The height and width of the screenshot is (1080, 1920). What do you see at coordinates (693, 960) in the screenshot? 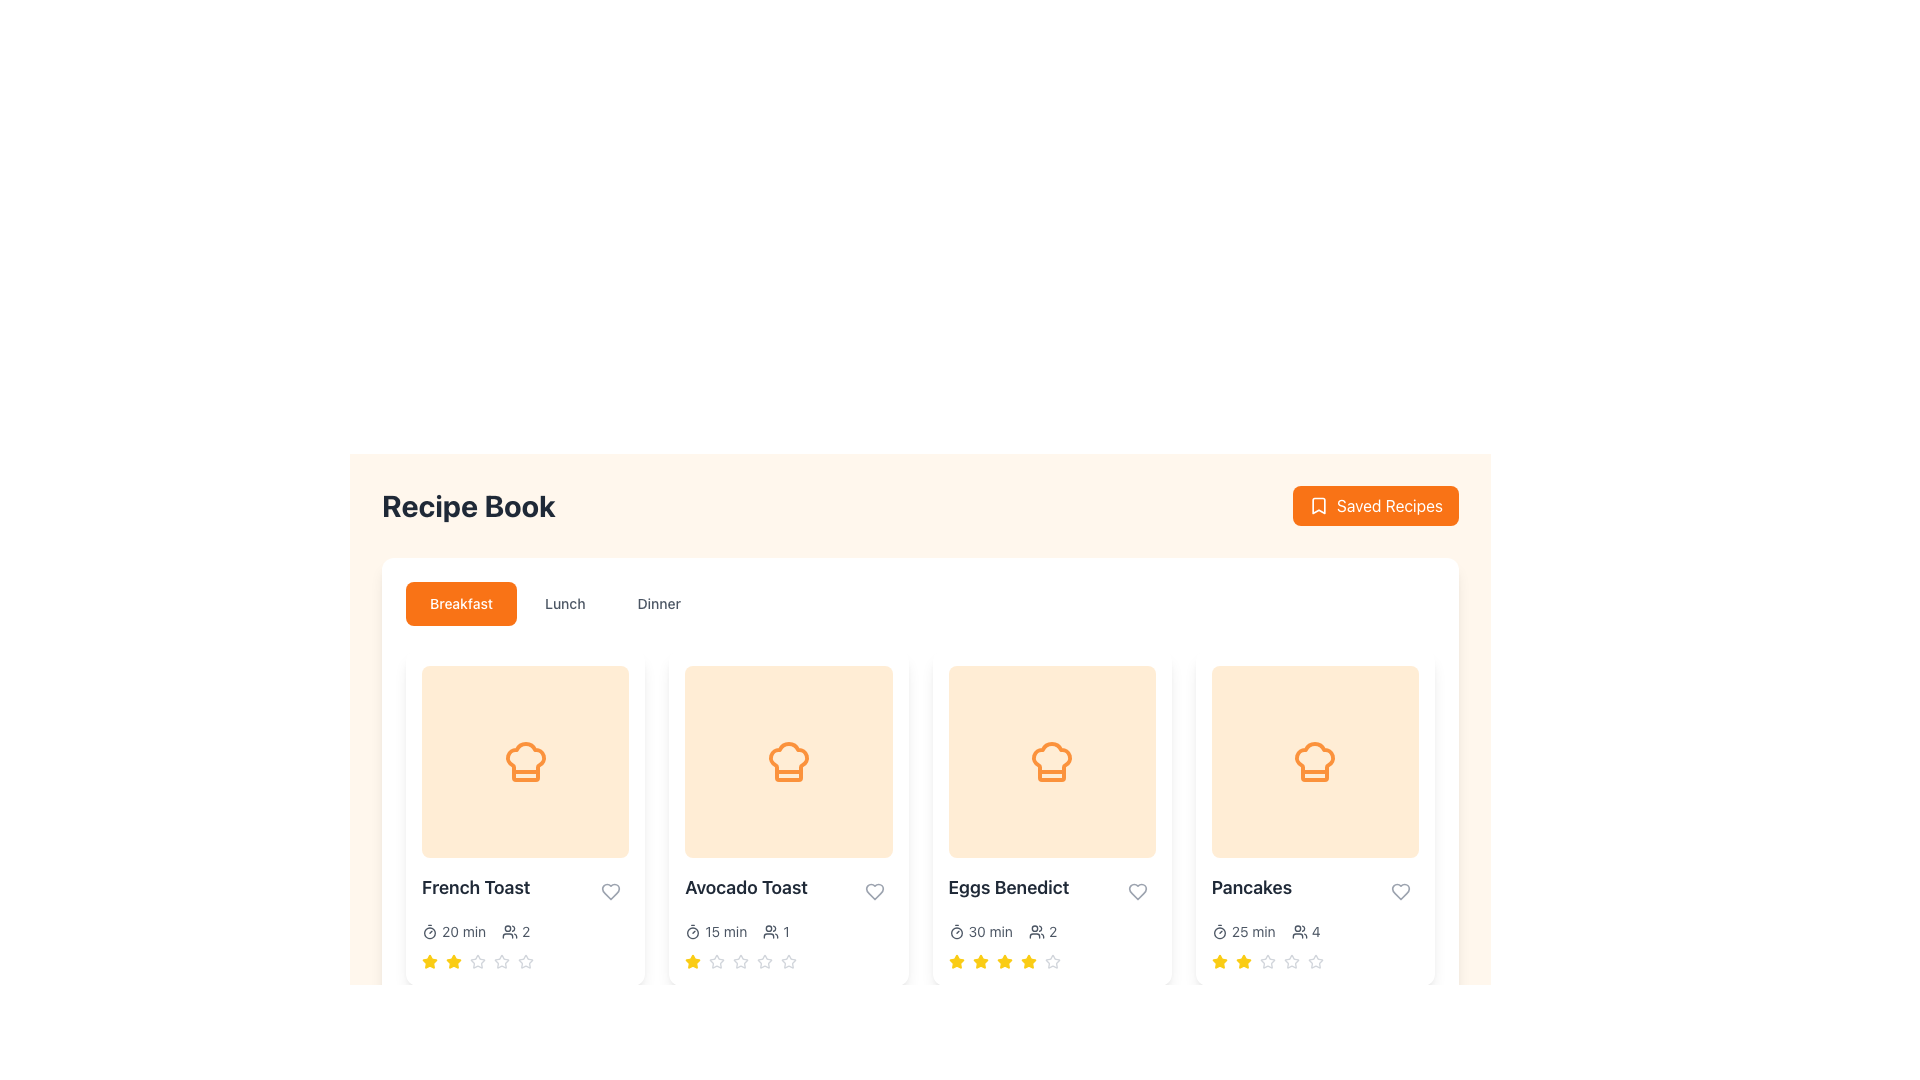
I see `the first yellow star-shaped graphic indicating the rating for the 'Avocado Toast' recipe` at bounding box center [693, 960].